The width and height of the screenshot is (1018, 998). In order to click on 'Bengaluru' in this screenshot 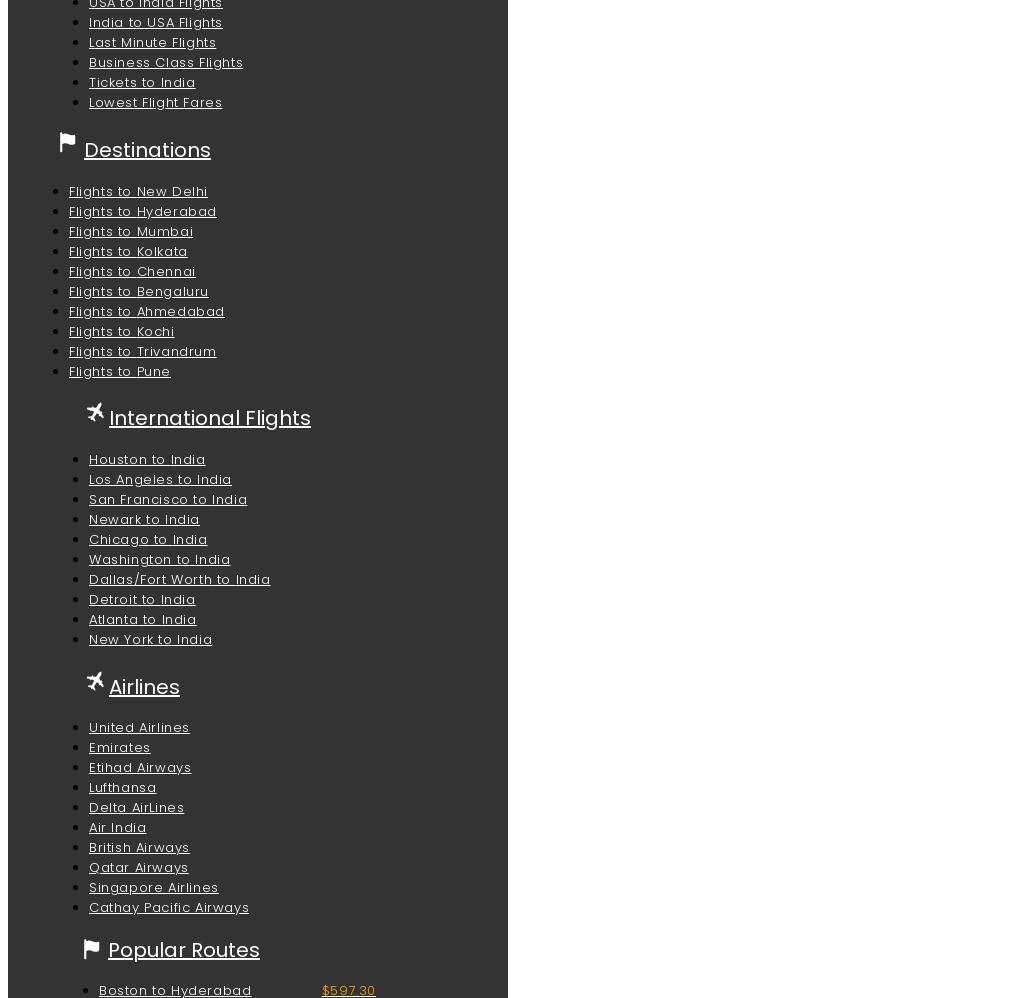, I will do `click(172, 289)`.